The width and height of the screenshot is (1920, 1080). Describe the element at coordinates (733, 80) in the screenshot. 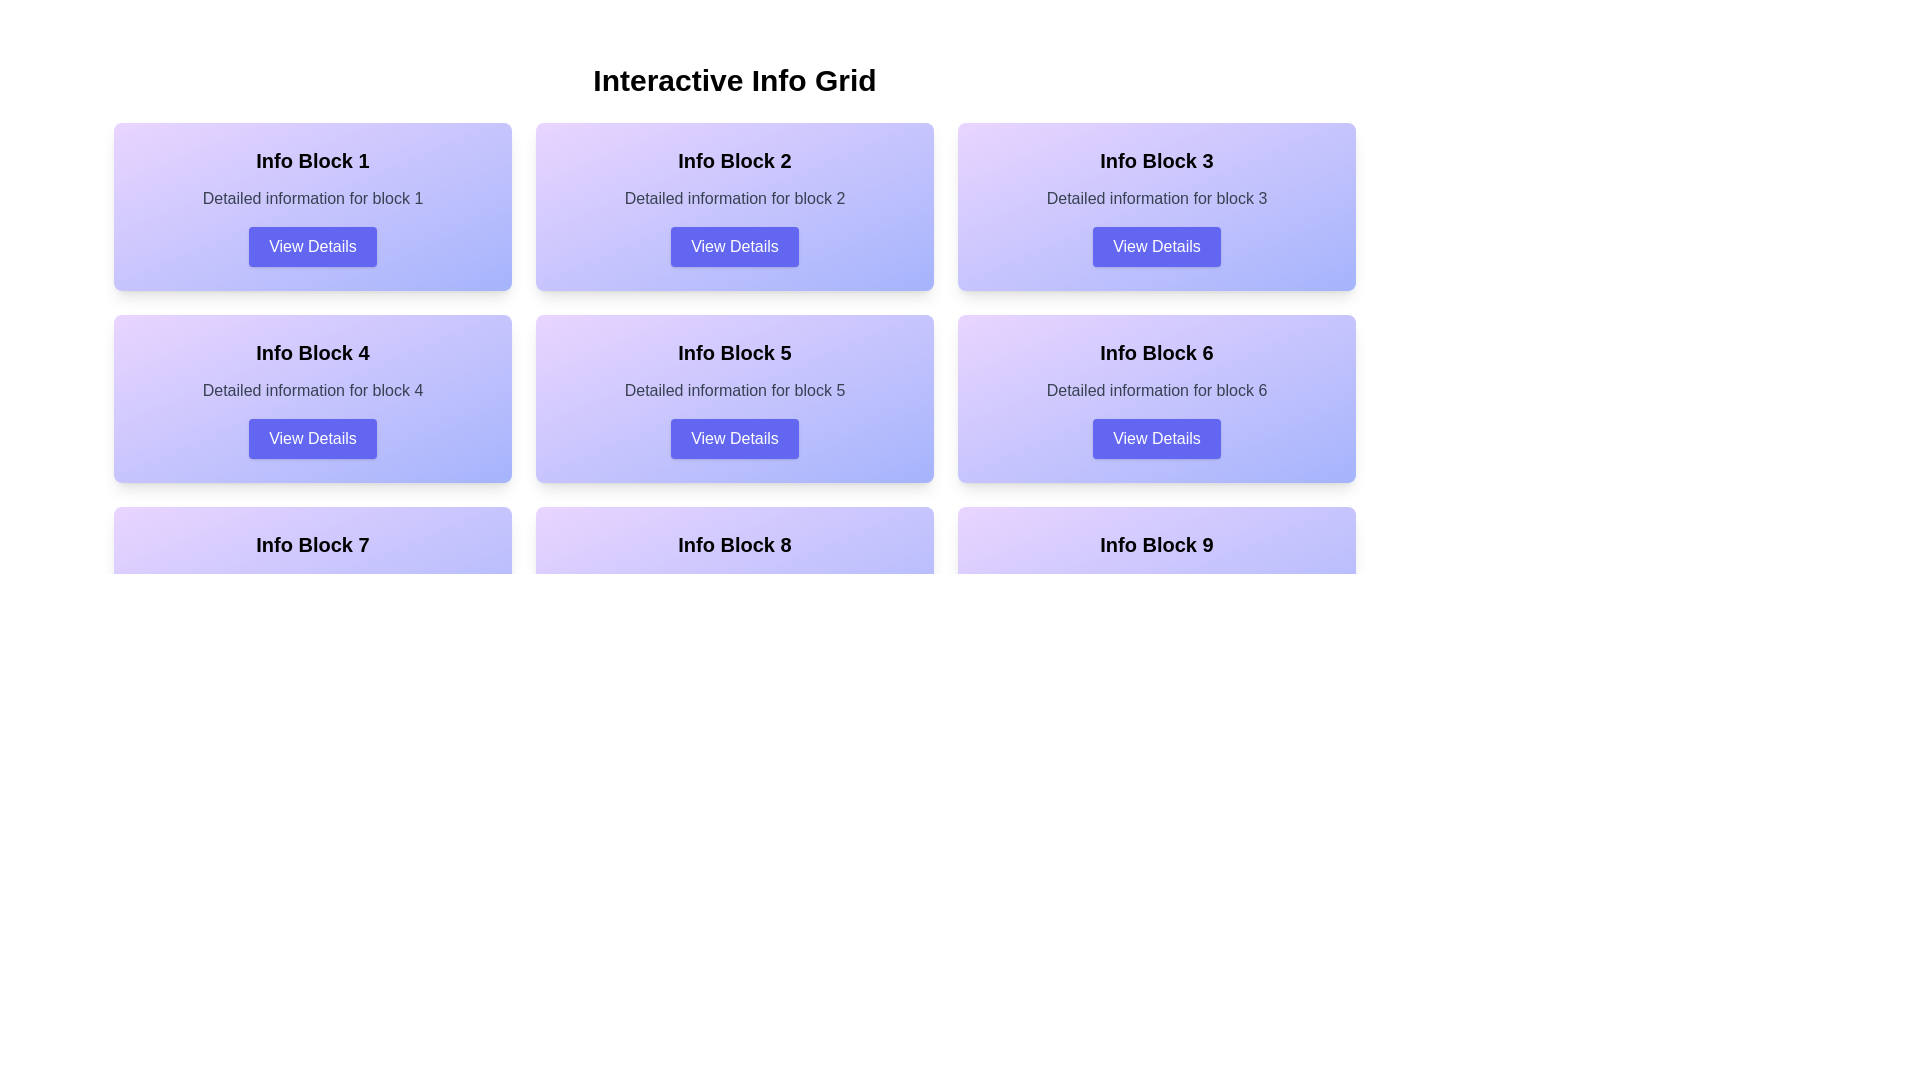

I see `prominently styled header text 'Interactive Info Grid' which is centrally aligned at the top of the interface` at that location.